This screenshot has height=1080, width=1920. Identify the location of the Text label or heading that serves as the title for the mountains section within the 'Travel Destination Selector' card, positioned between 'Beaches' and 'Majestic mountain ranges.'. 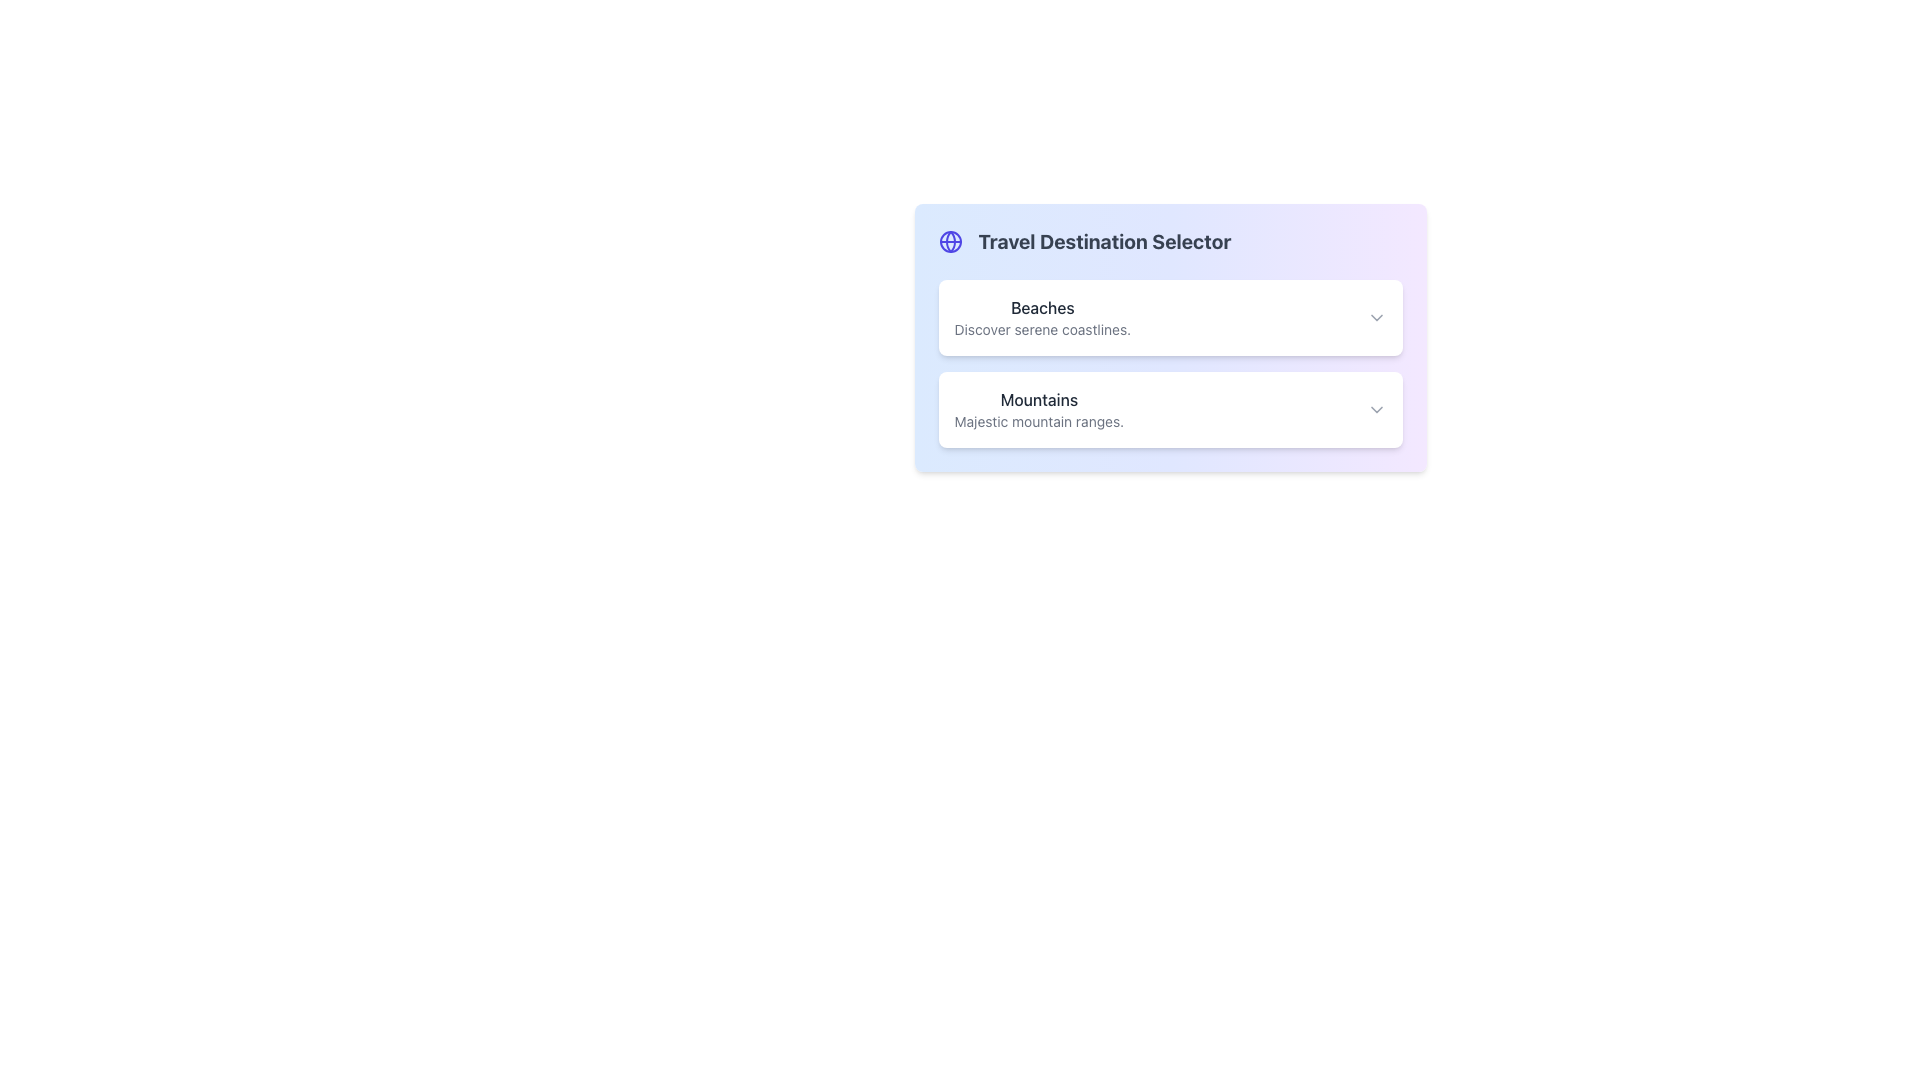
(1039, 400).